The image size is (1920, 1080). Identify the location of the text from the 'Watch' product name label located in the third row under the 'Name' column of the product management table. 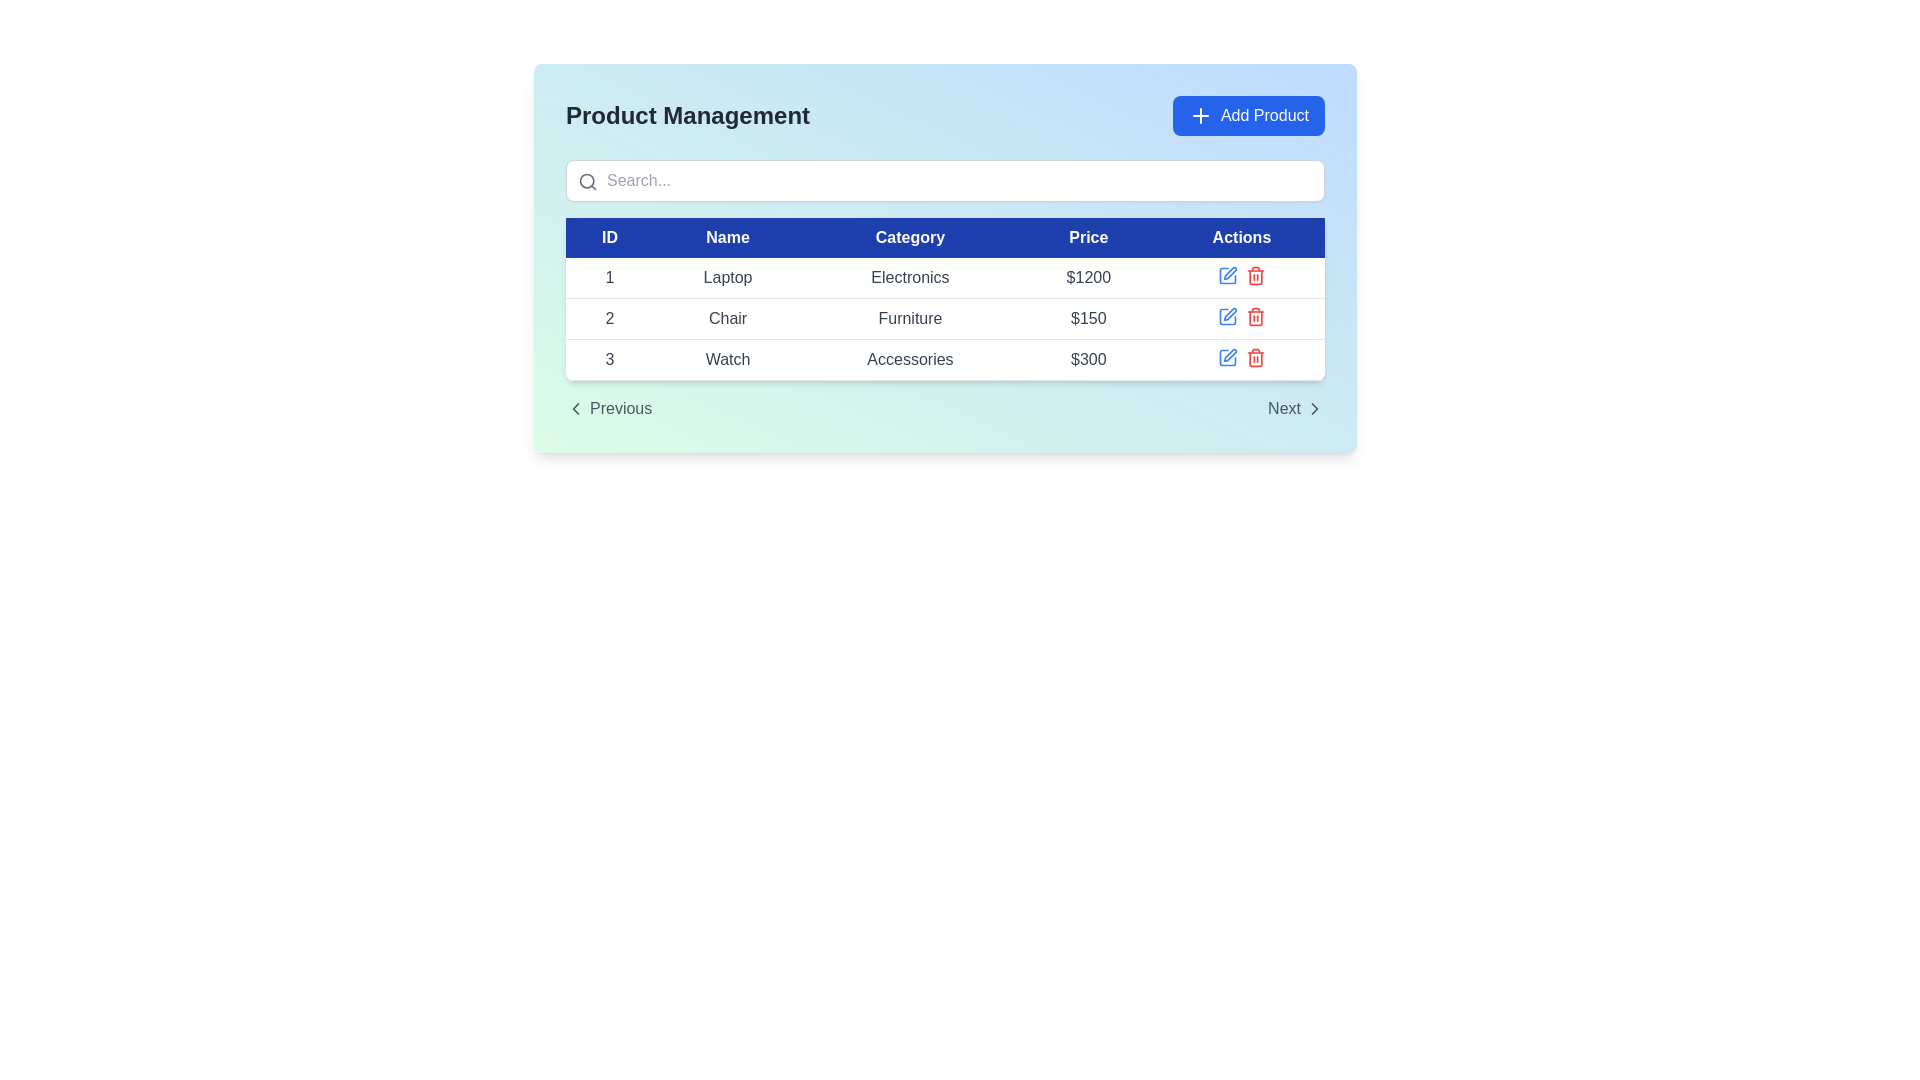
(727, 358).